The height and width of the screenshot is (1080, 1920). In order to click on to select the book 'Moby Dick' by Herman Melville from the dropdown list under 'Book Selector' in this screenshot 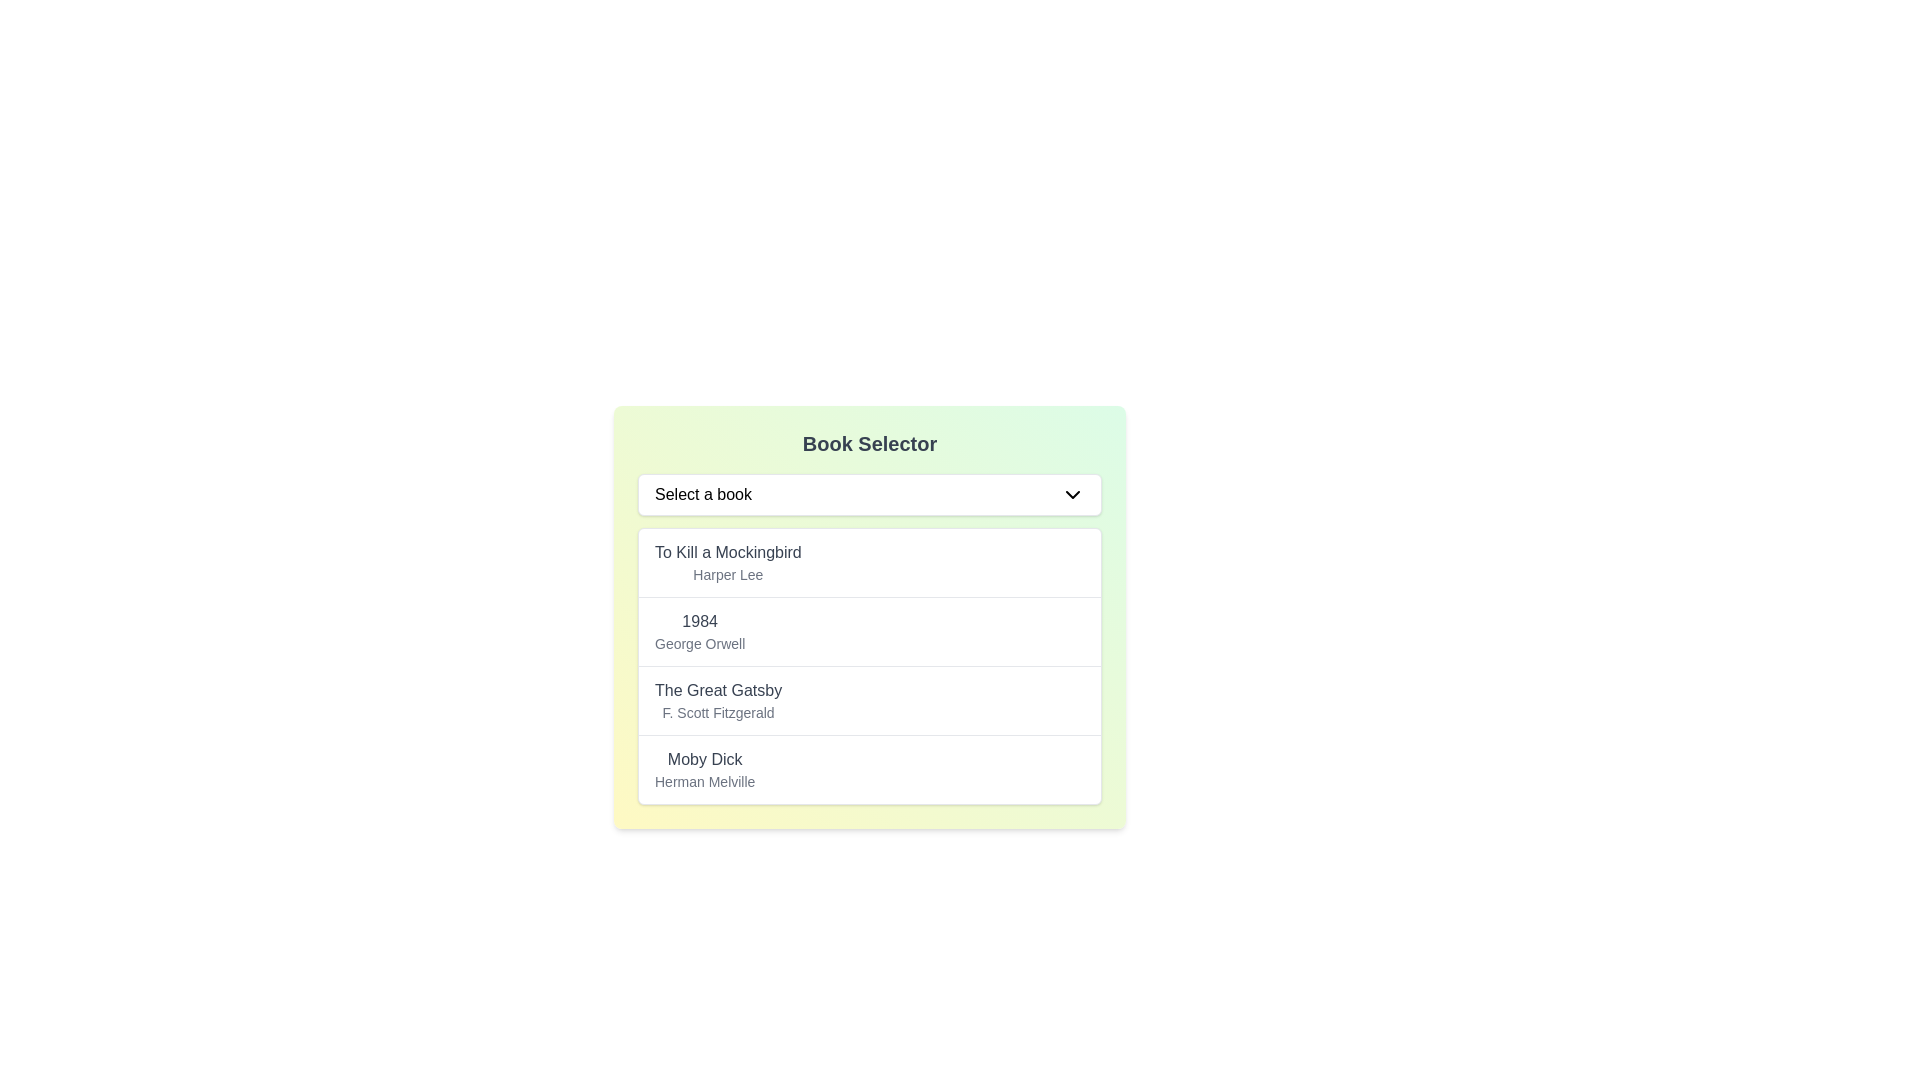, I will do `click(869, 768)`.